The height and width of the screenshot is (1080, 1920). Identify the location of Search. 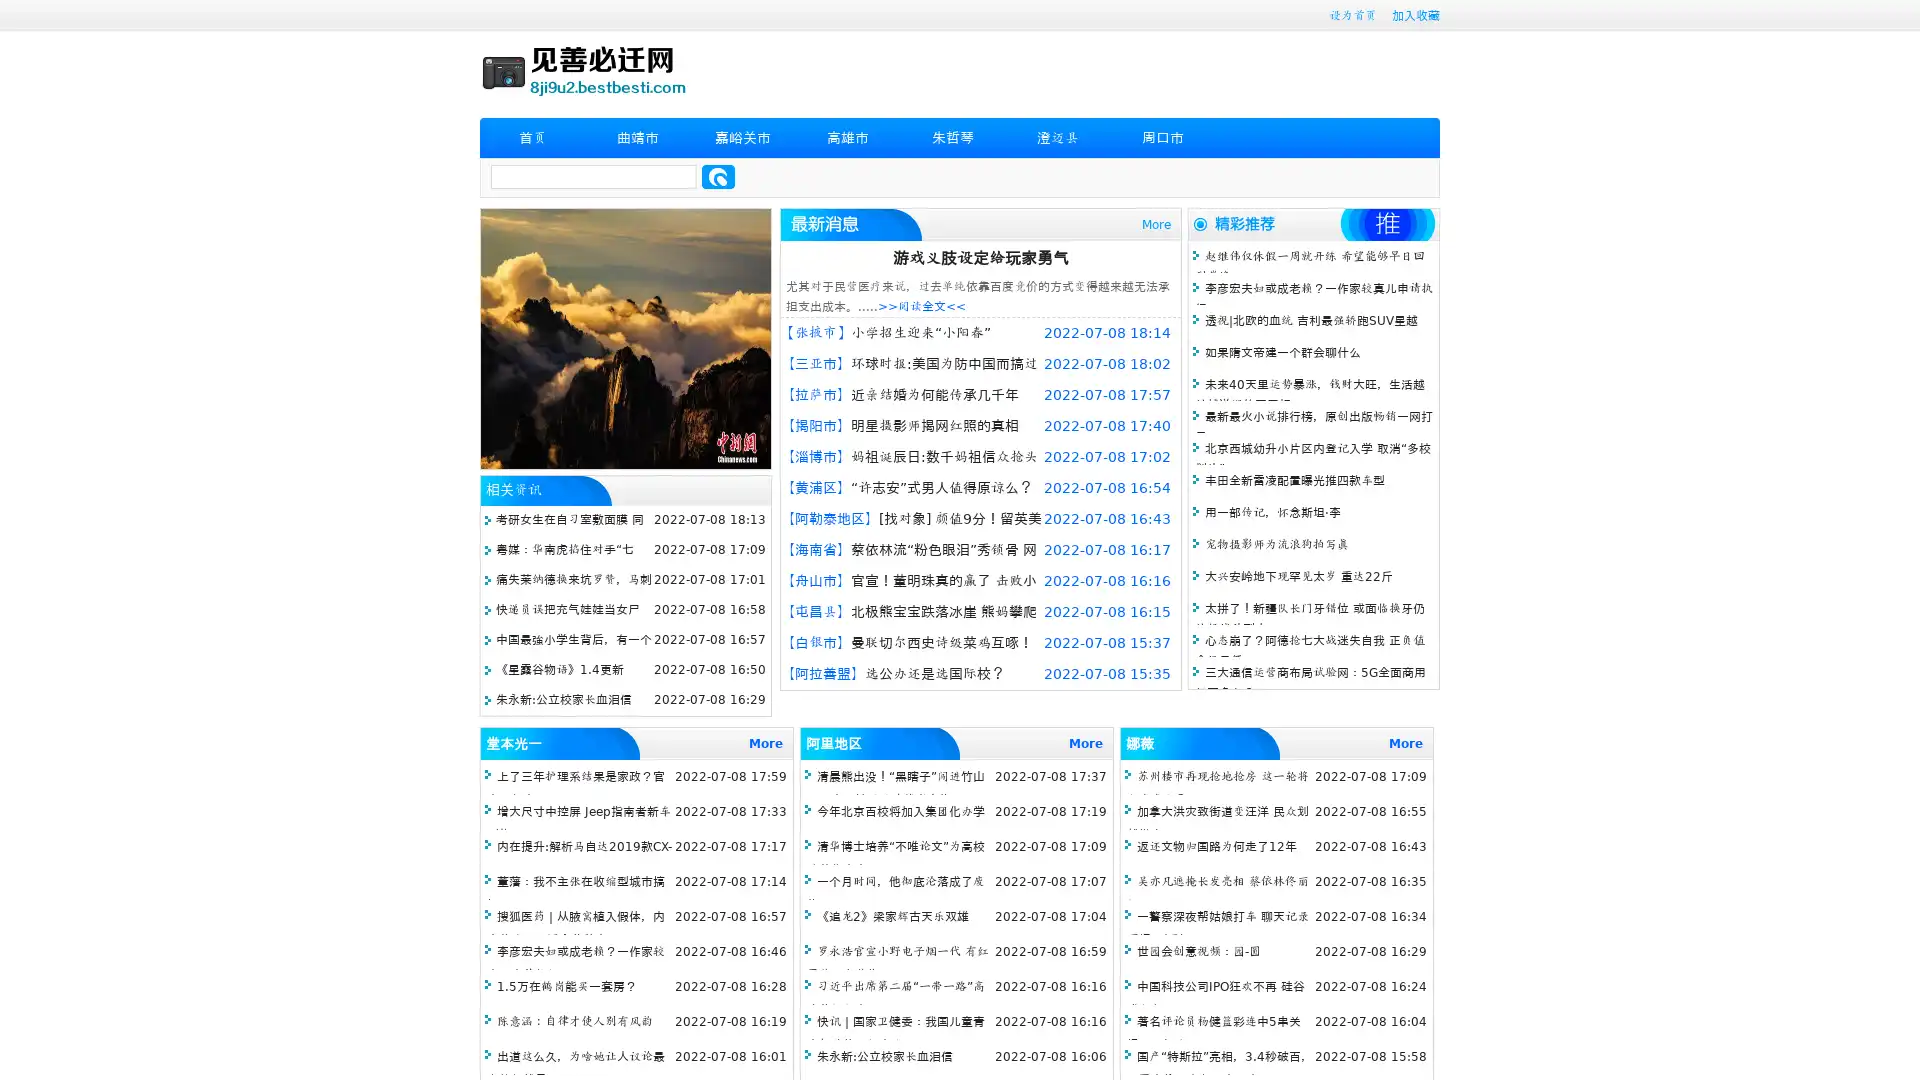
(718, 176).